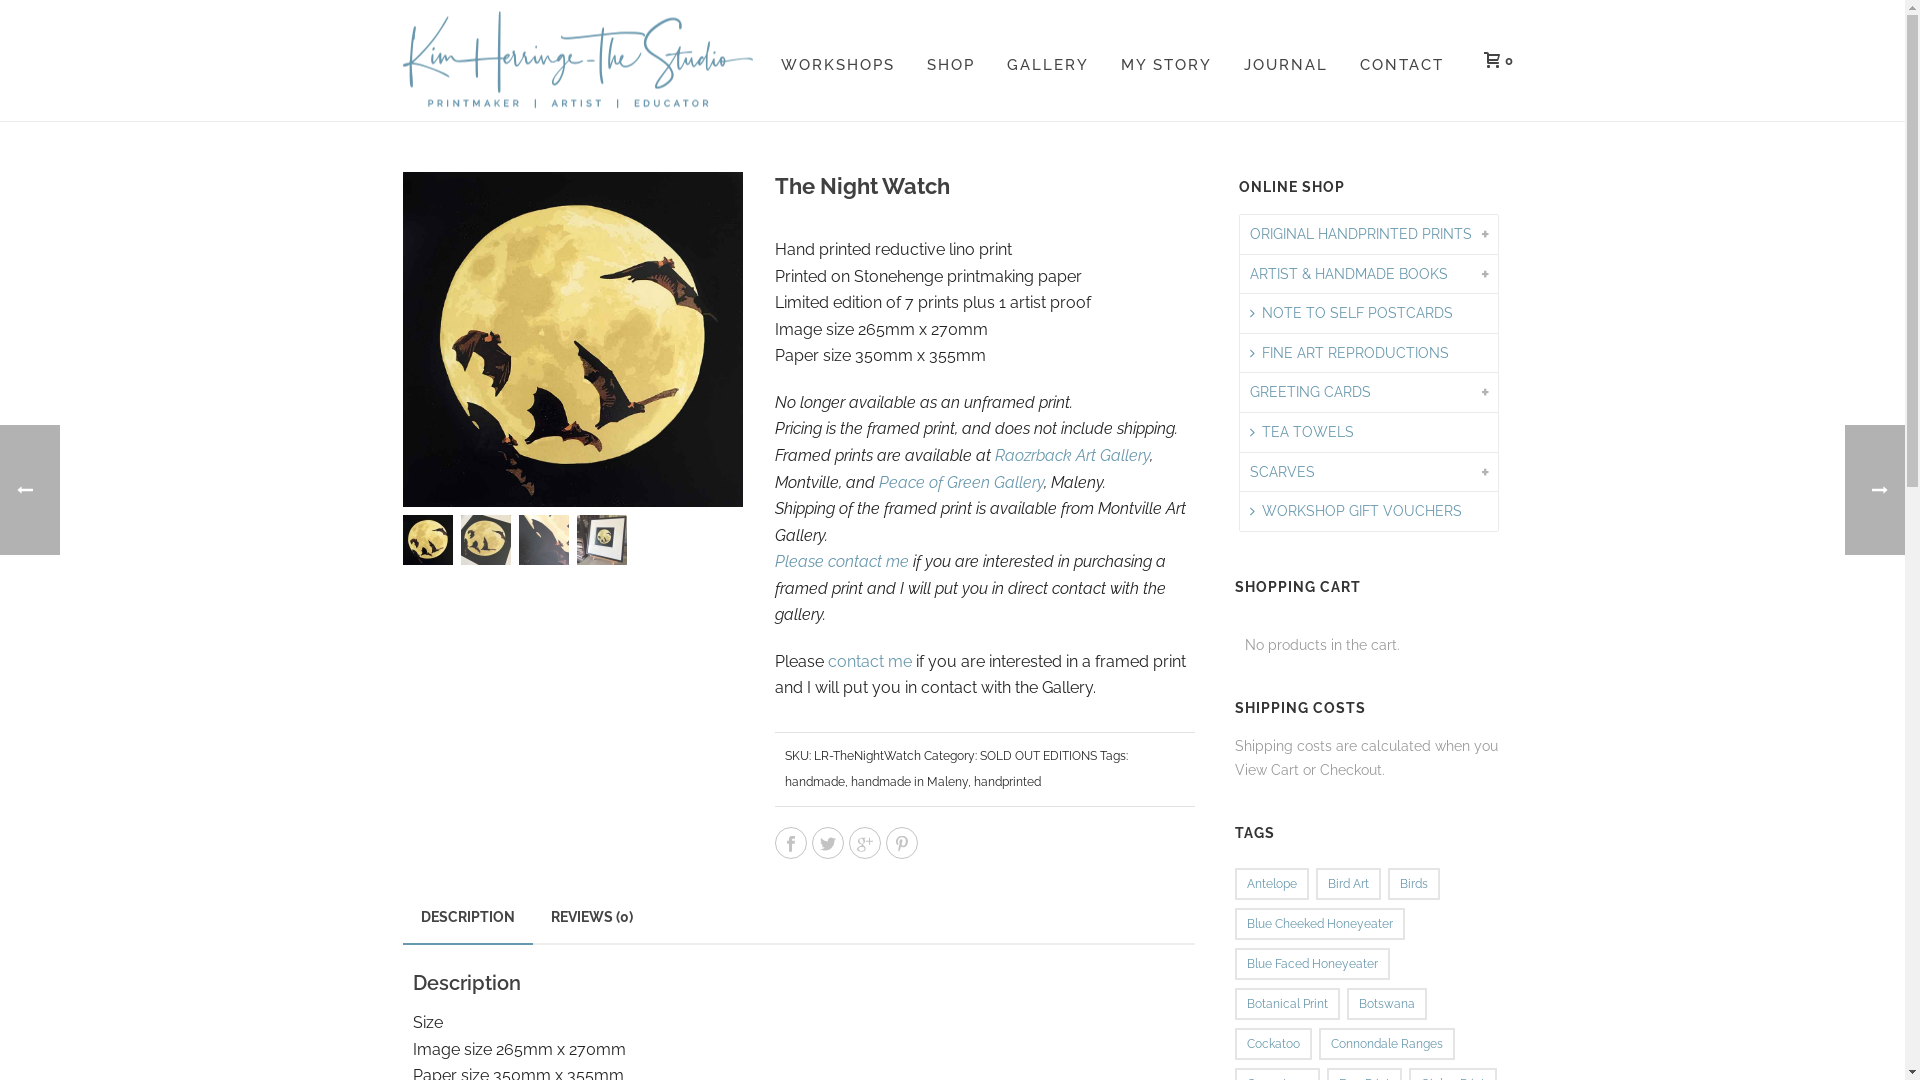 The image size is (1920, 1080). Describe the element at coordinates (773, 561) in the screenshot. I see `'Please contact me'` at that location.